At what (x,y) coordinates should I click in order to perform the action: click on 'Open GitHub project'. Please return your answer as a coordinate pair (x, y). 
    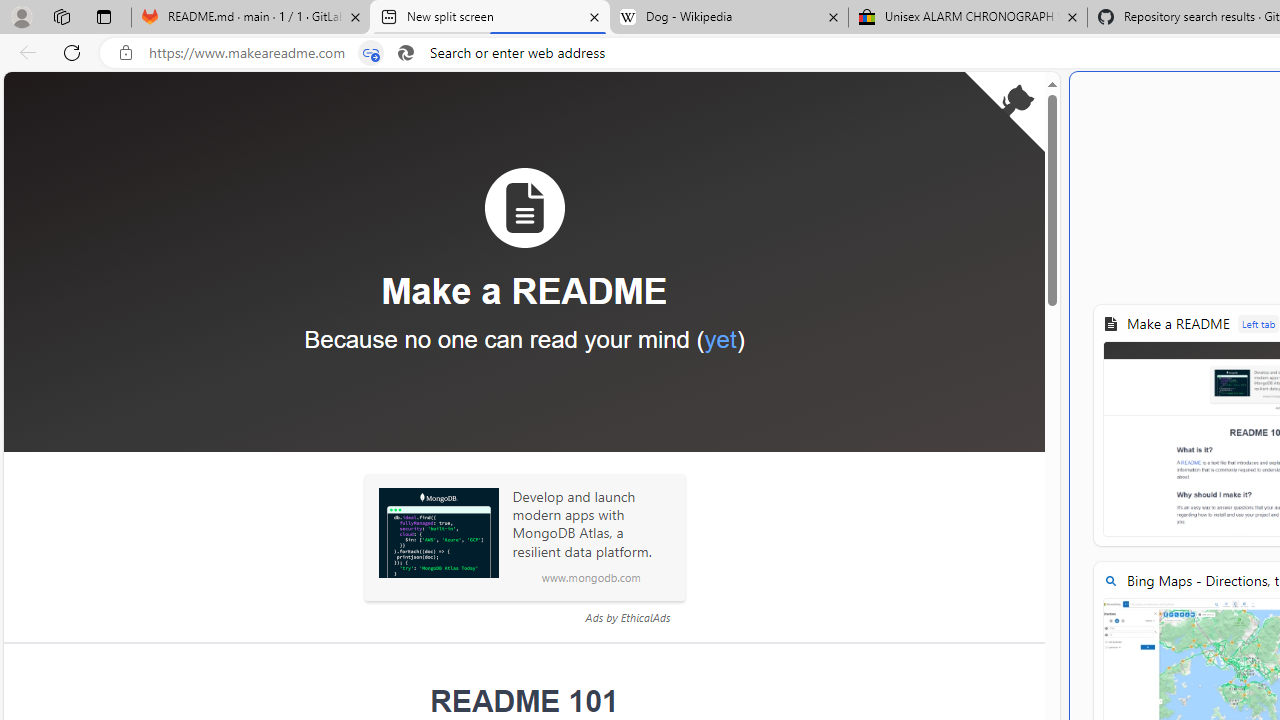
    Looking at the image, I should click on (1004, 111).